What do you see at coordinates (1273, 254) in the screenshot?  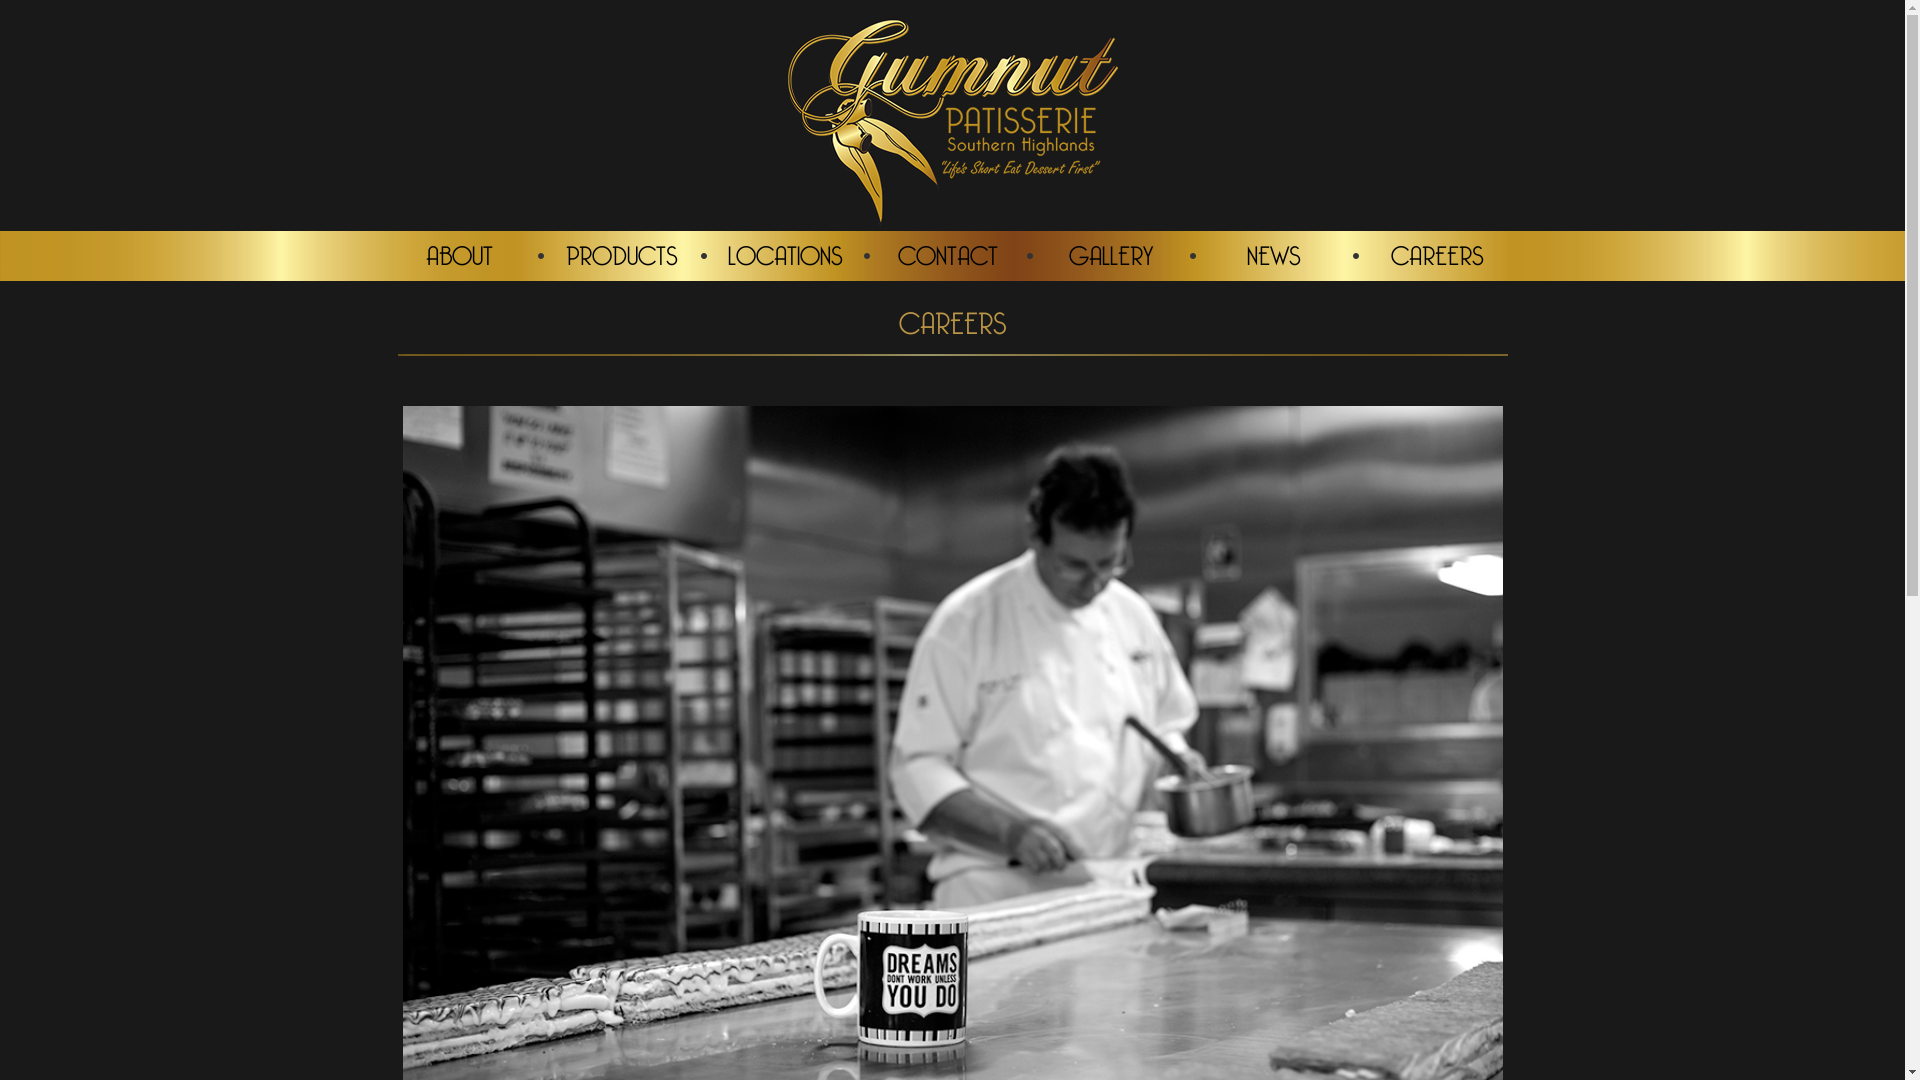 I see `'NEWS'` at bounding box center [1273, 254].